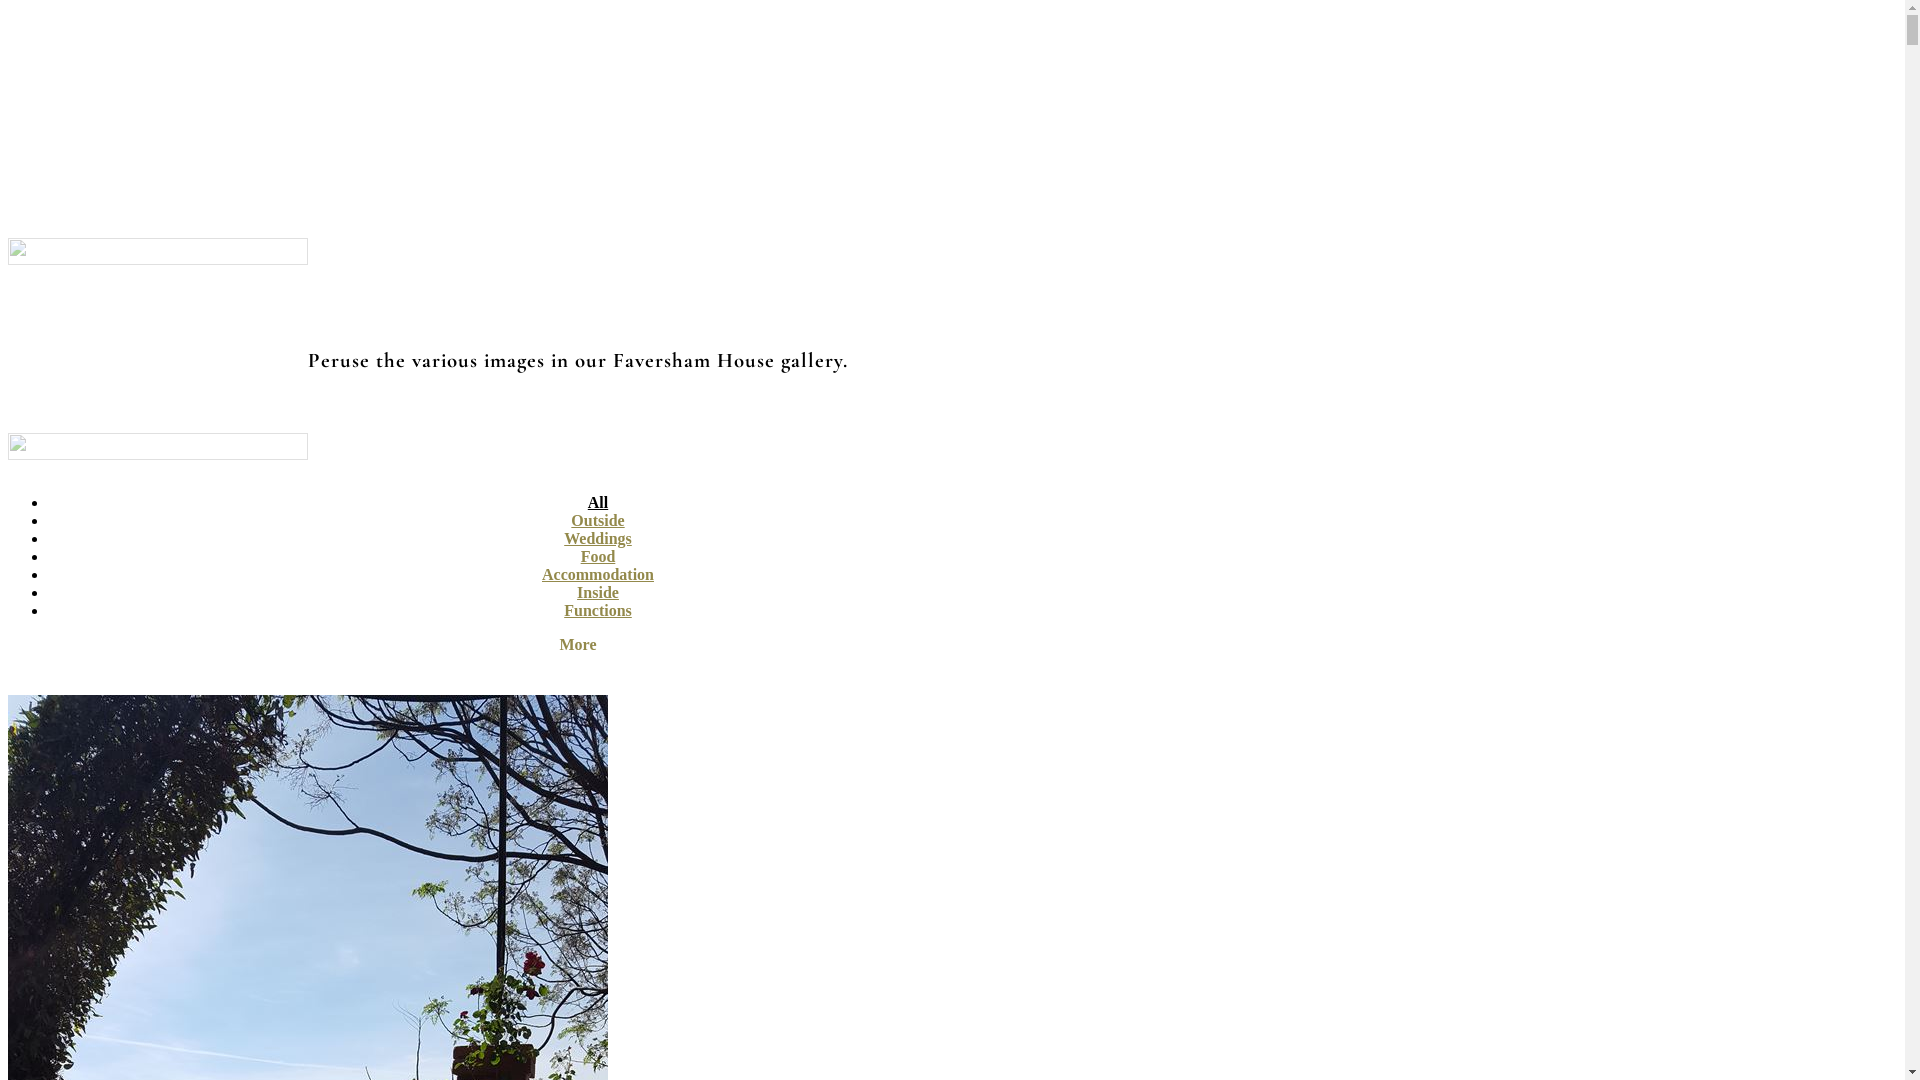 This screenshot has height=1080, width=1920. I want to click on 'Weddings', so click(597, 537).